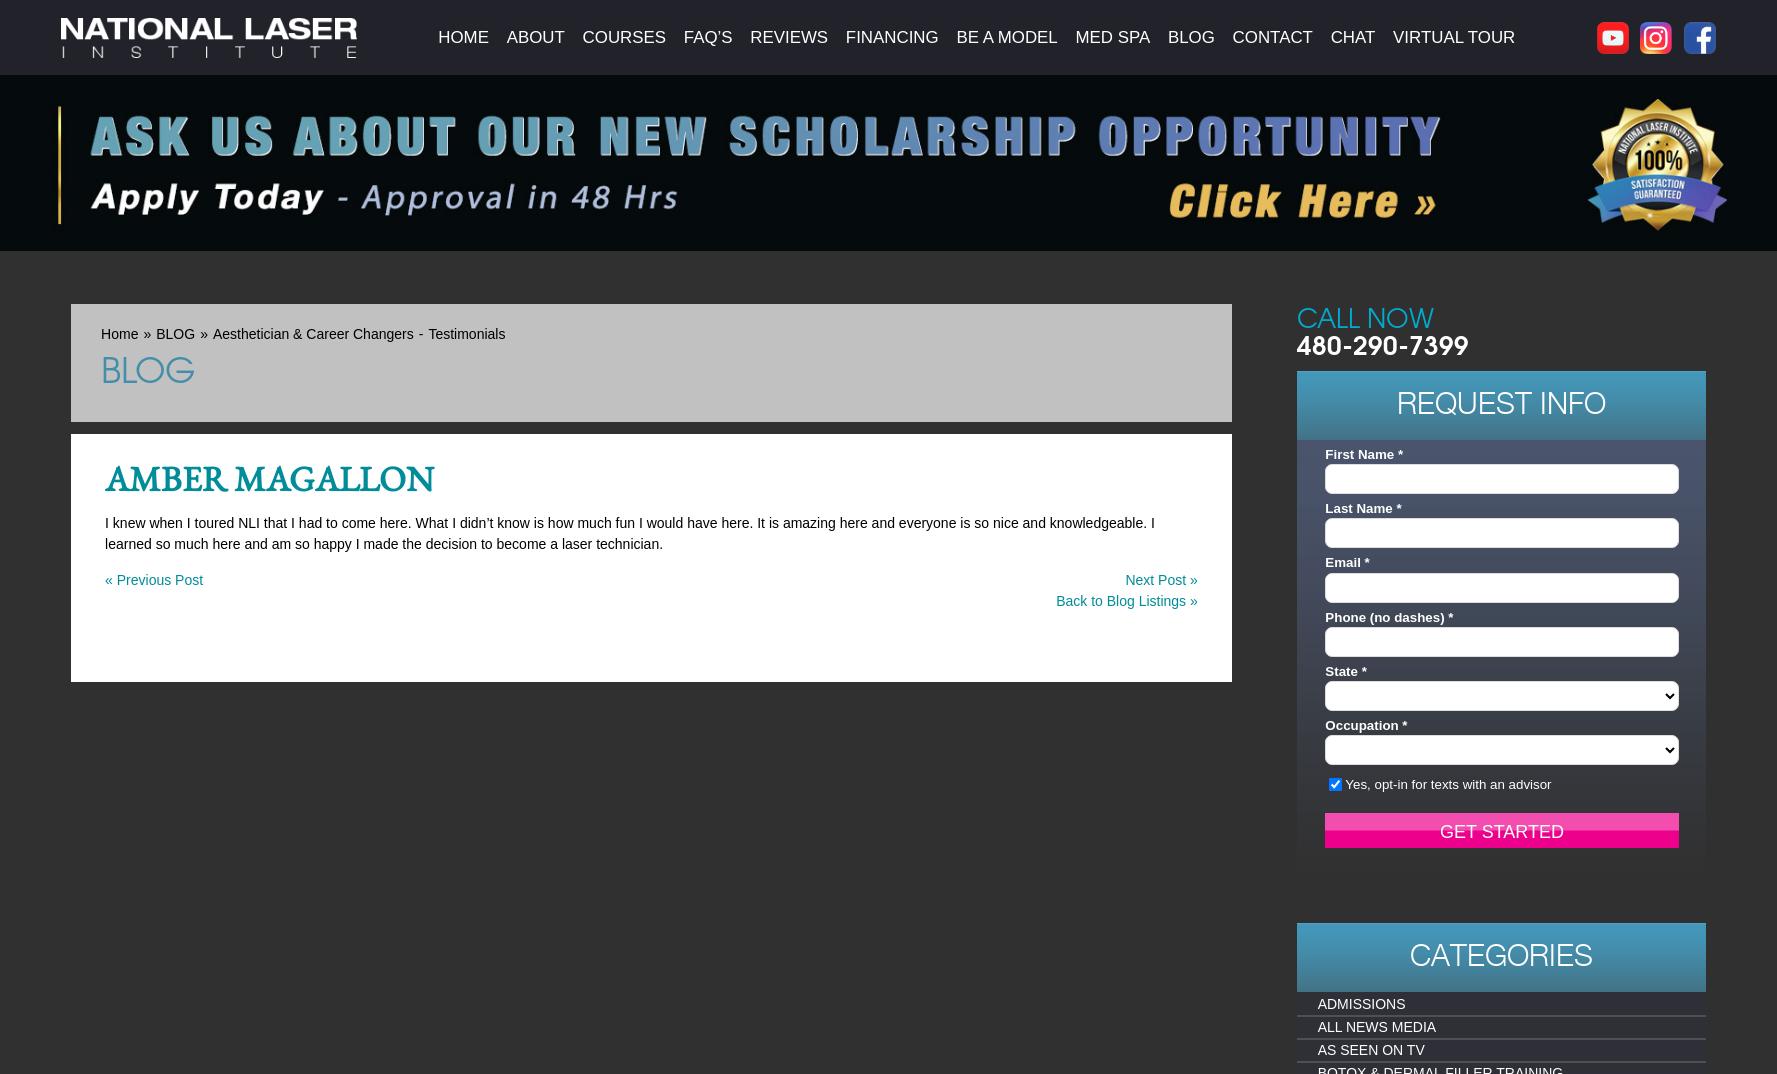 The image size is (1777, 1074). Describe the element at coordinates (767, 51) in the screenshot. I see `'Aesthetician FAQs'` at that location.